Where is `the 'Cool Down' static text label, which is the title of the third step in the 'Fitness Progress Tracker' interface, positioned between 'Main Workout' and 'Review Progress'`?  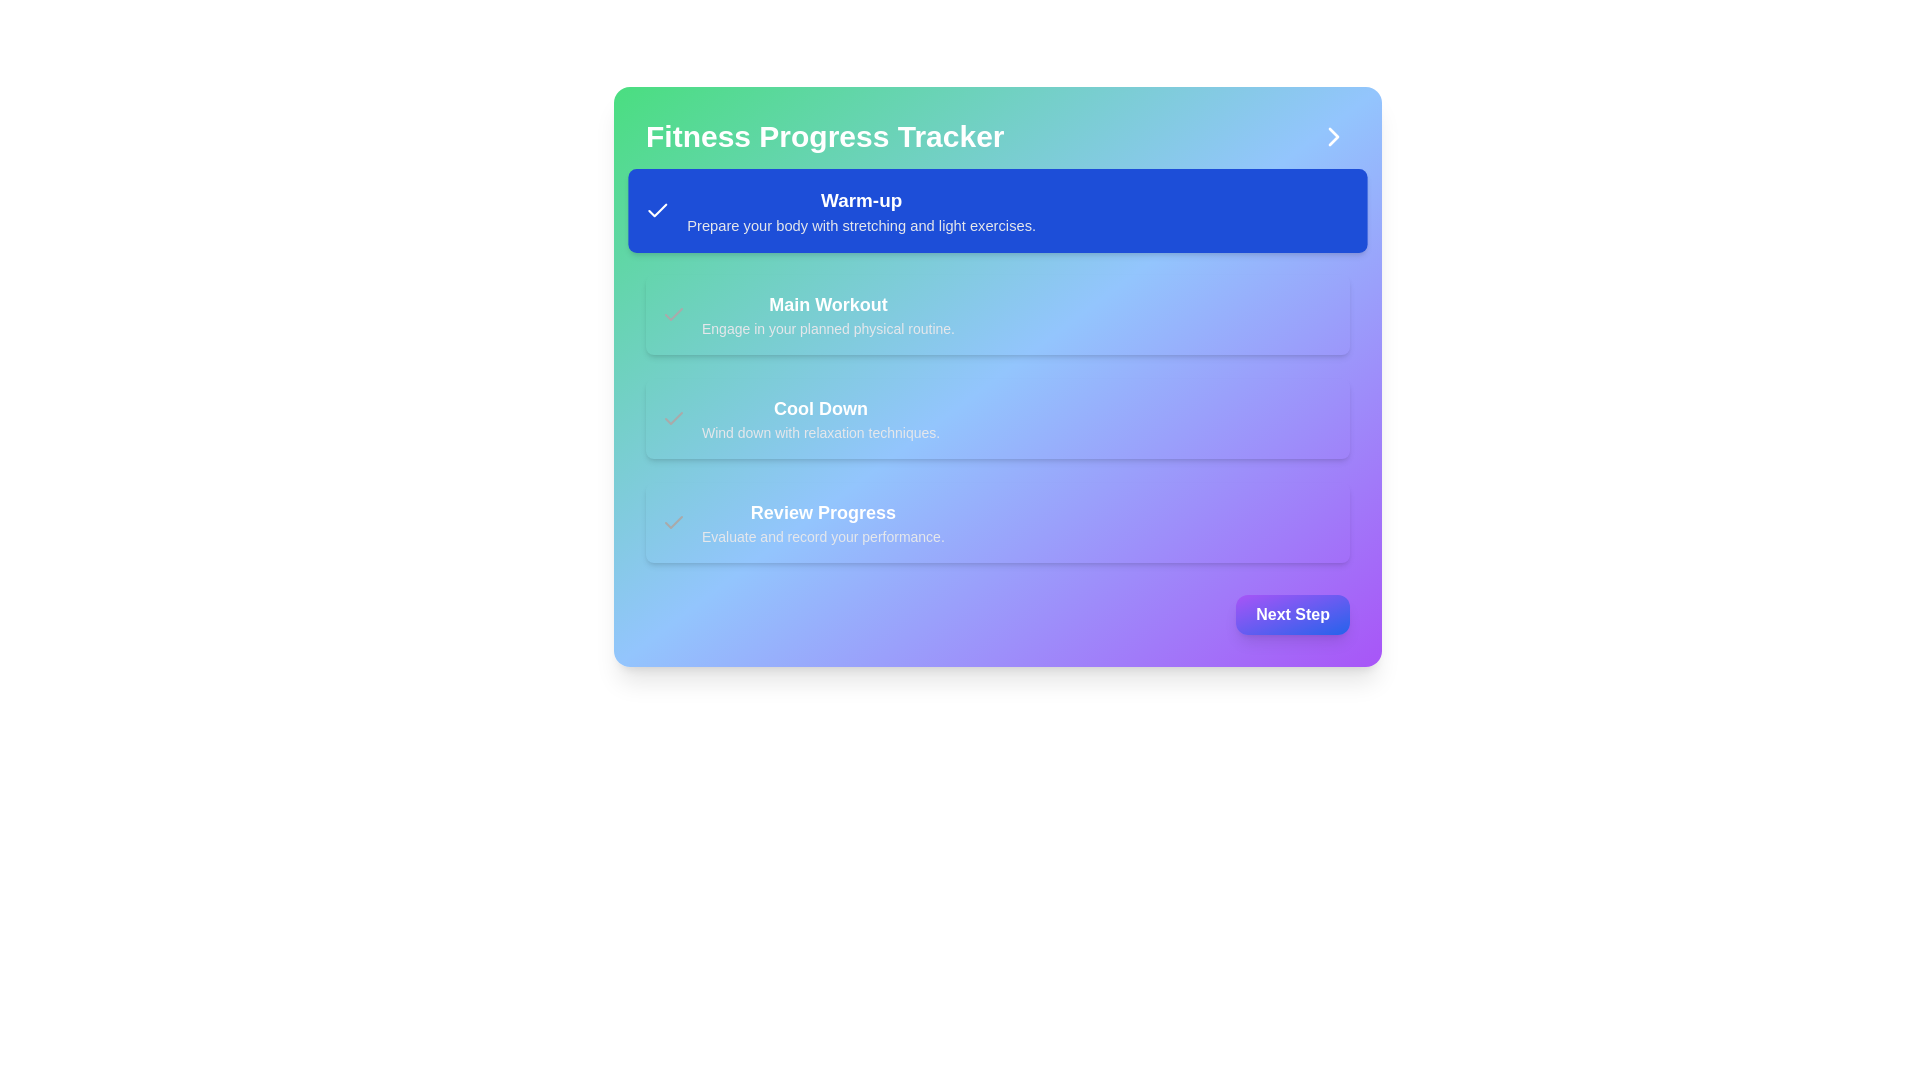
the 'Cool Down' static text label, which is the title of the third step in the 'Fitness Progress Tracker' interface, positioned between 'Main Workout' and 'Review Progress' is located at coordinates (820, 407).